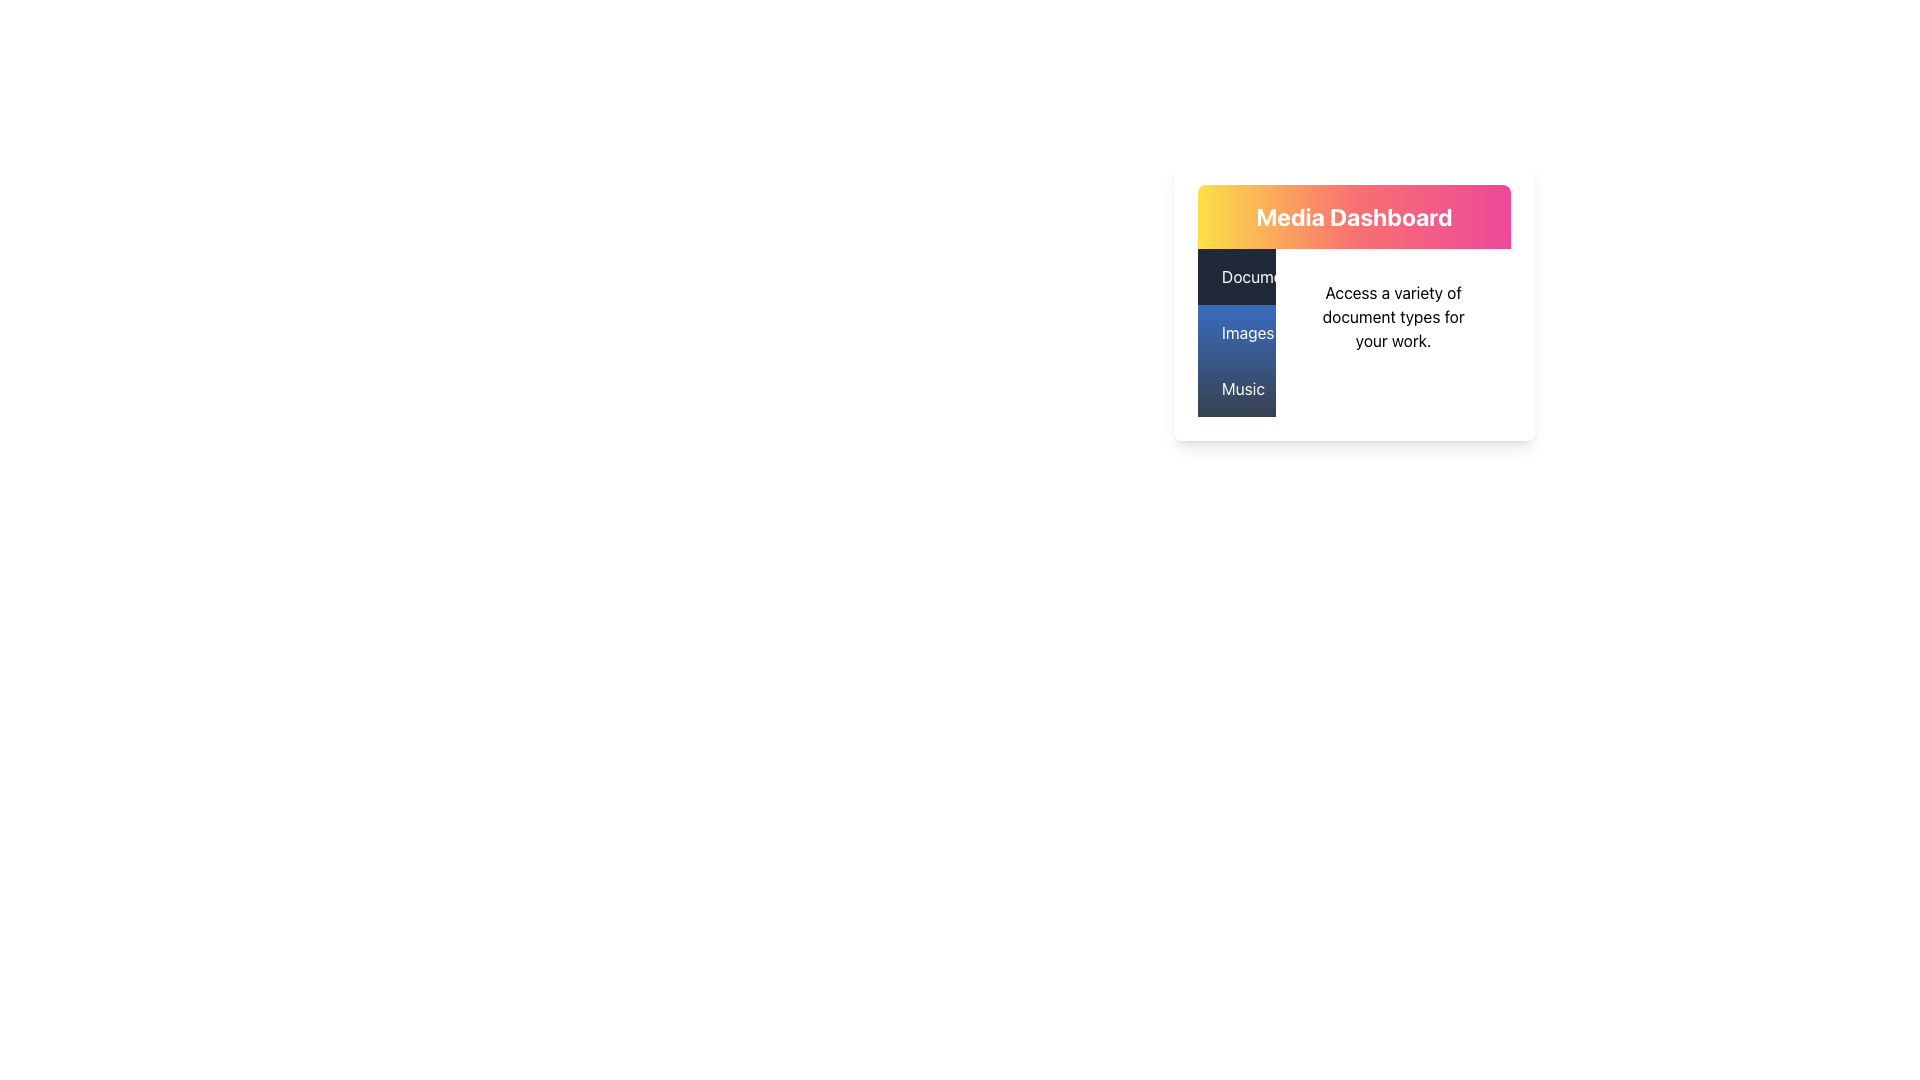 This screenshot has height=1080, width=1920. What do you see at coordinates (1236, 331) in the screenshot?
I see `the 'Images' menu item in the vertical navigation bar, which is the second option in the list, located between 'Documents' and 'Music', to trigger its visual hover state` at bounding box center [1236, 331].